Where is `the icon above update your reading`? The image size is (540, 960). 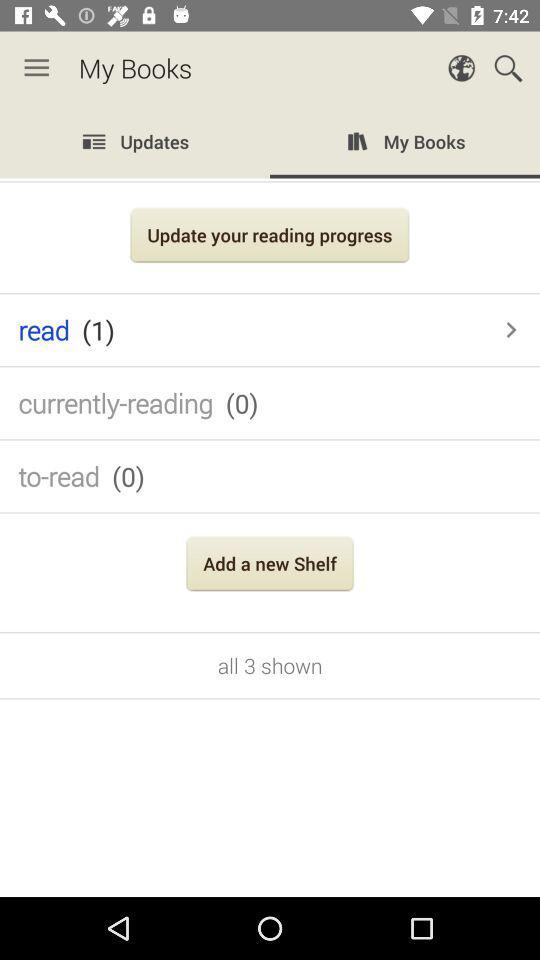
the icon above update your reading is located at coordinates (270, 143).